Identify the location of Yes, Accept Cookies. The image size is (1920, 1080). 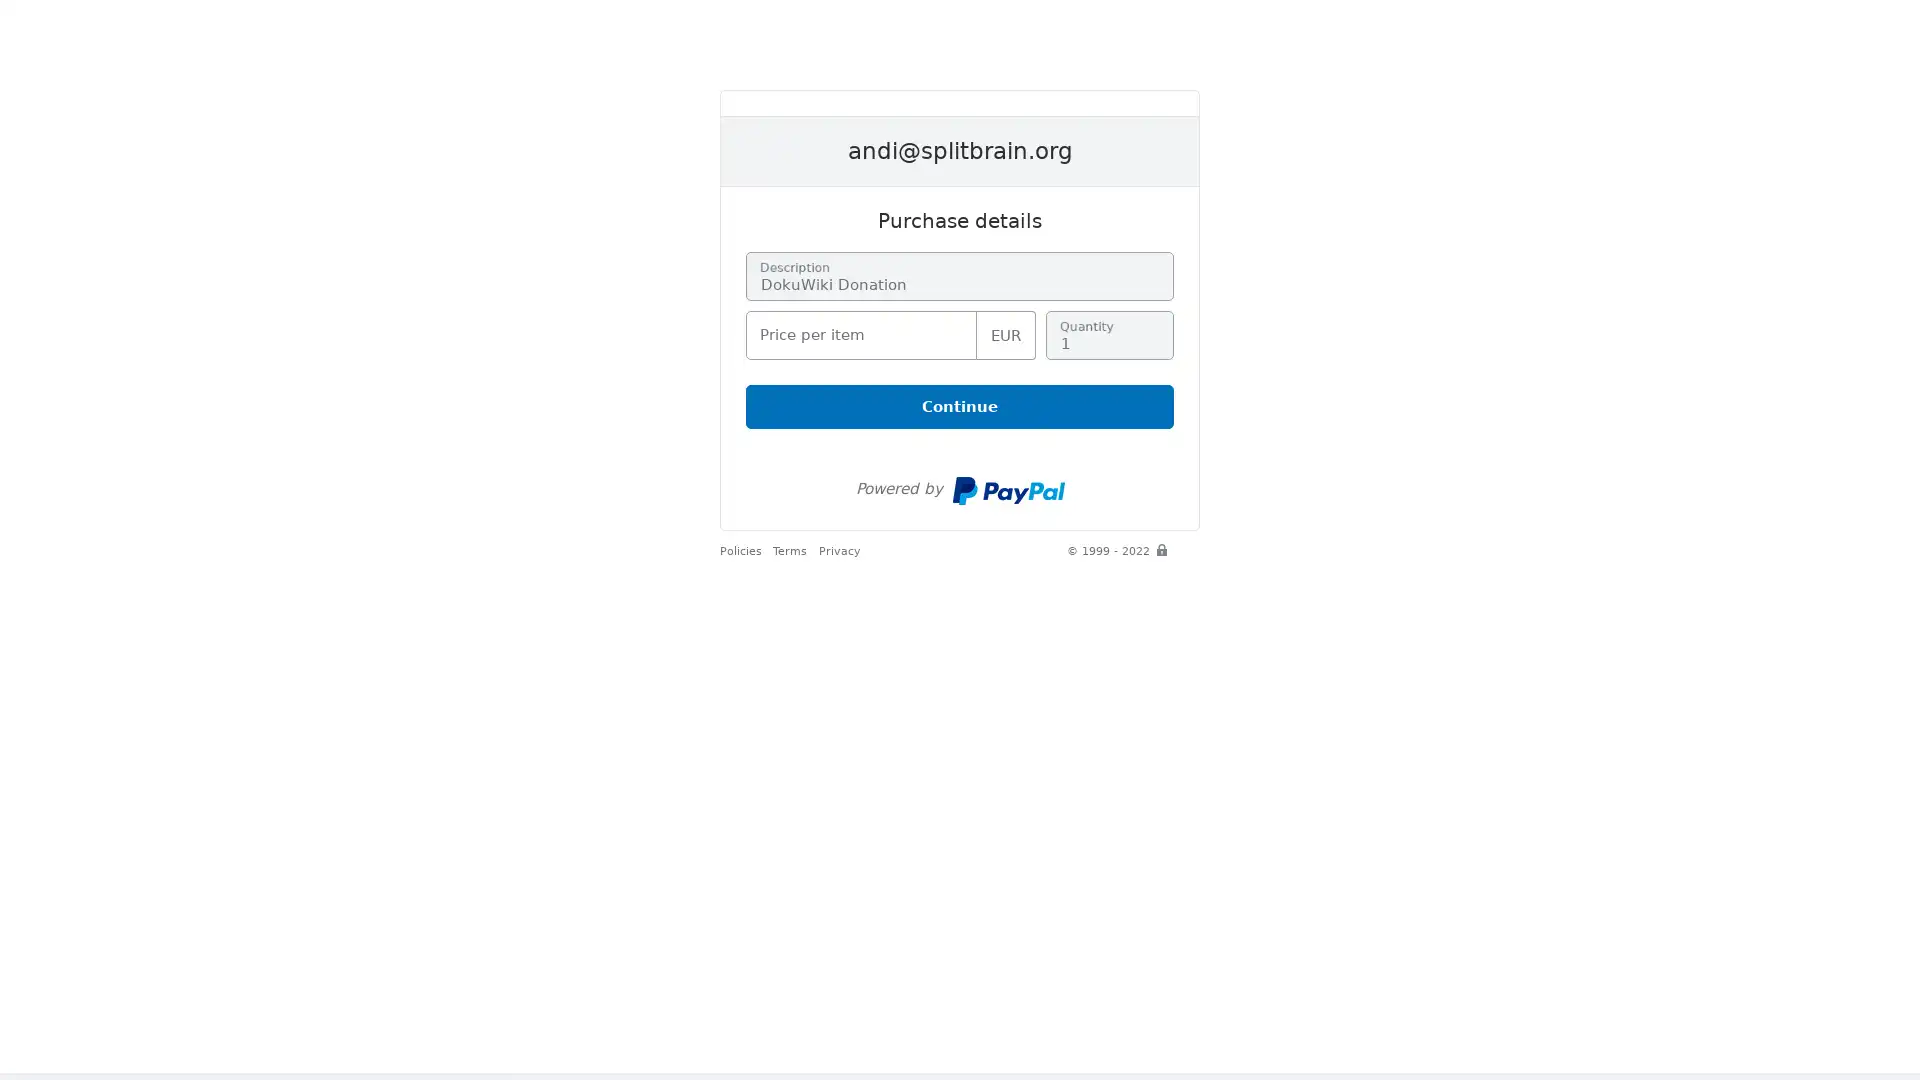
(1165, 1019).